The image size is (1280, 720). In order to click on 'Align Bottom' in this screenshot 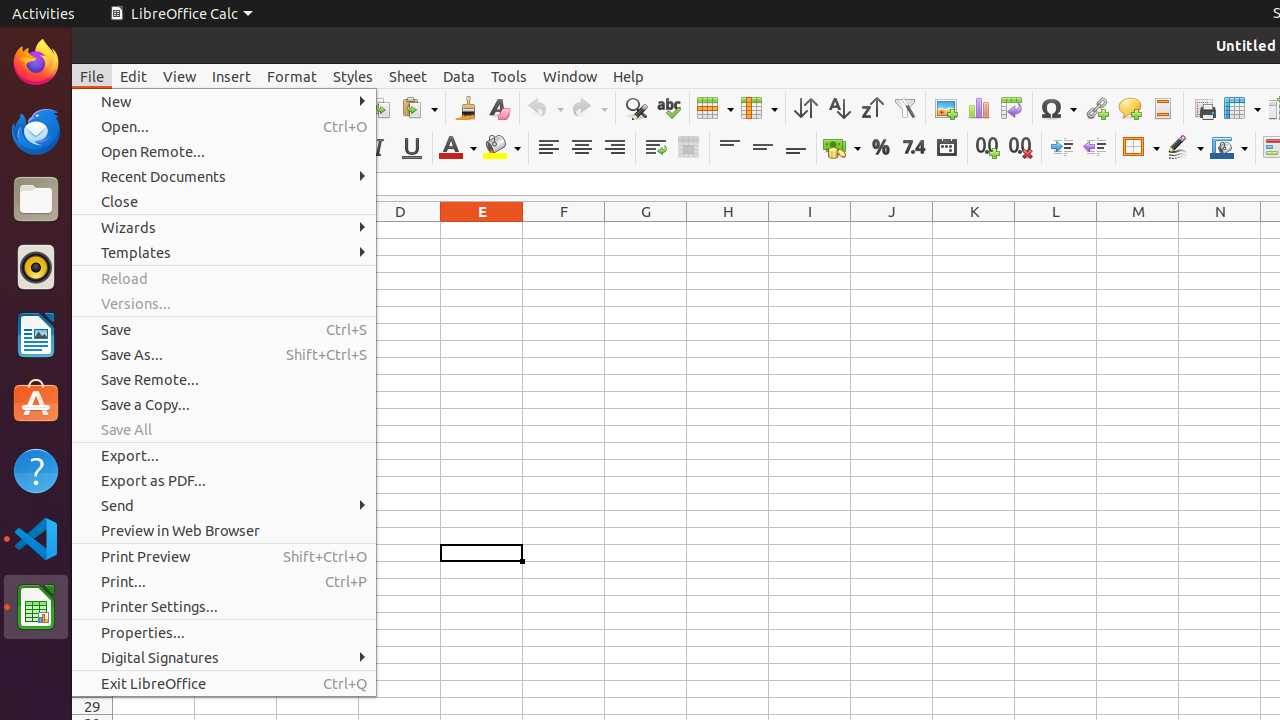, I will do `click(794, 146)`.